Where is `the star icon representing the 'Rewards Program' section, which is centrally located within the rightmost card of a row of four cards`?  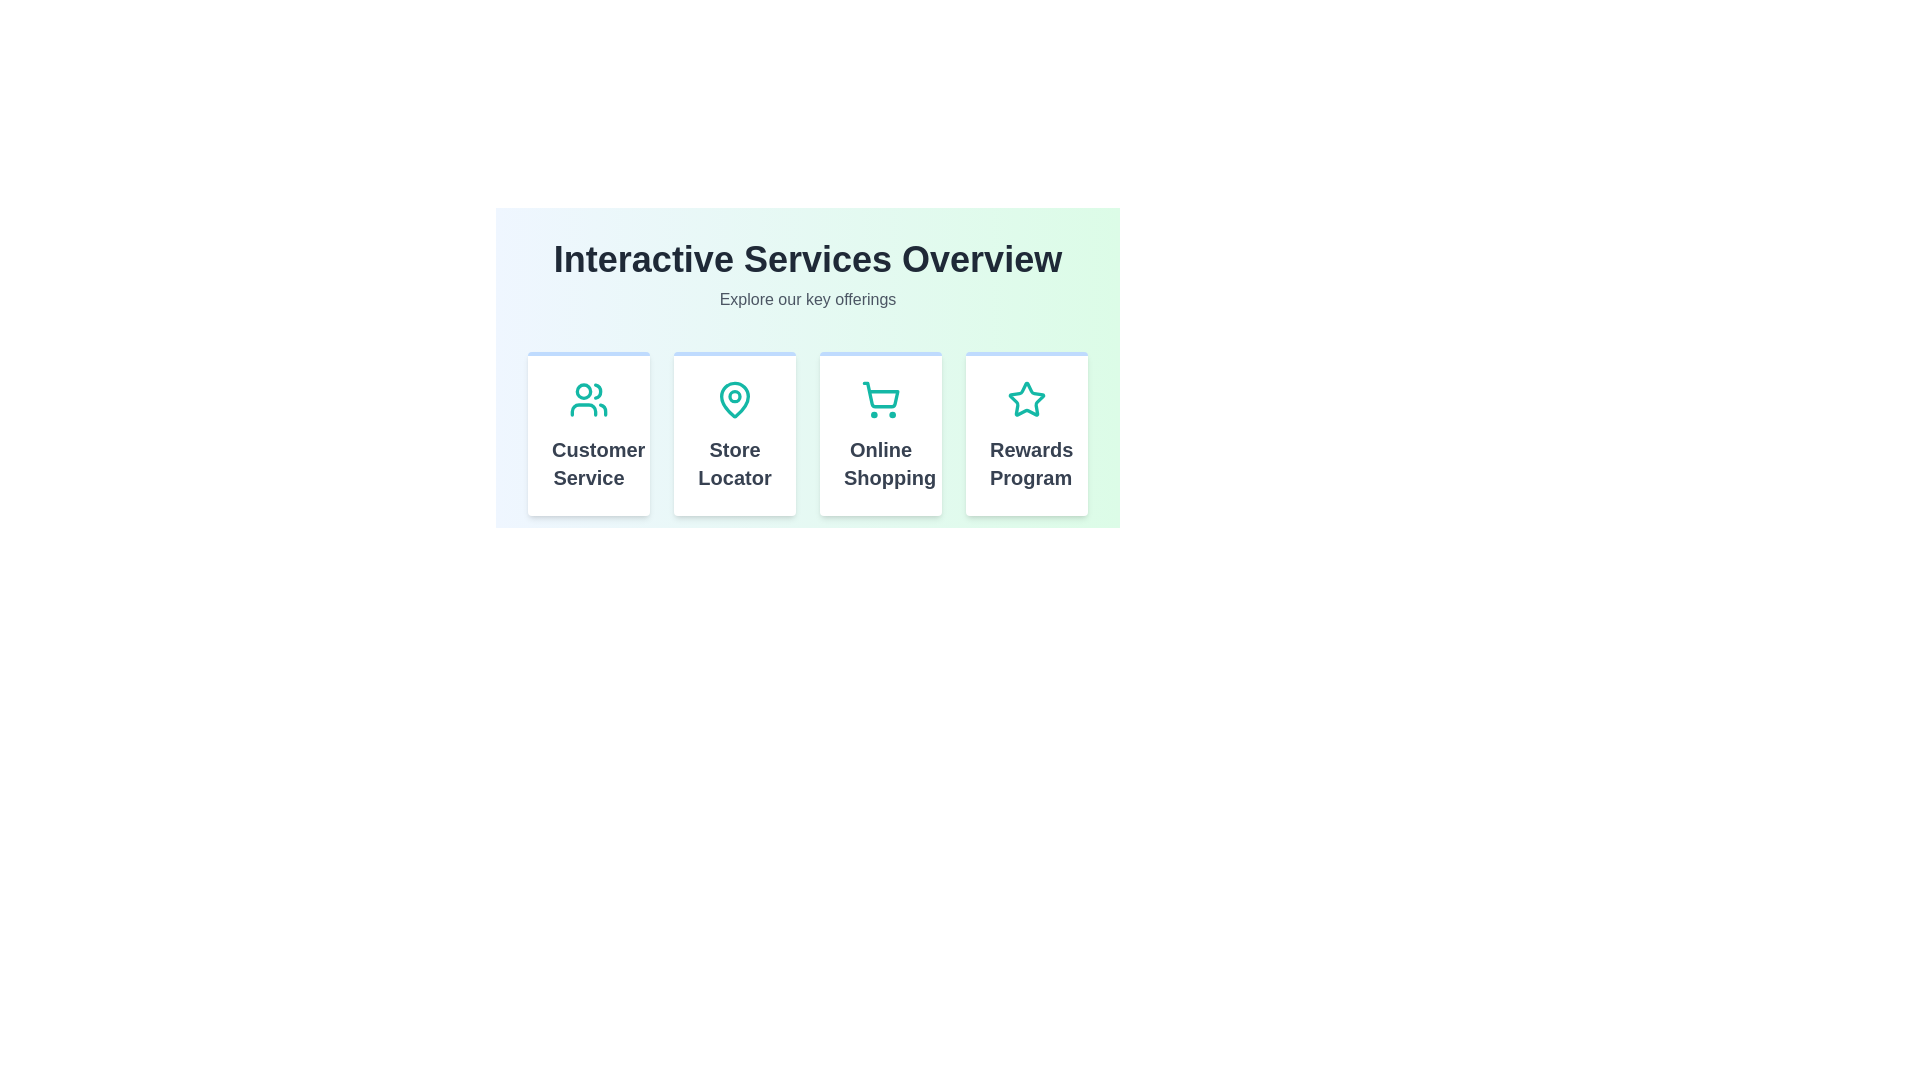 the star icon representing the 'Rewards Program' section, which is centrally located within the rightmost card of a row of four cards is located at coordinates (1027, 400).